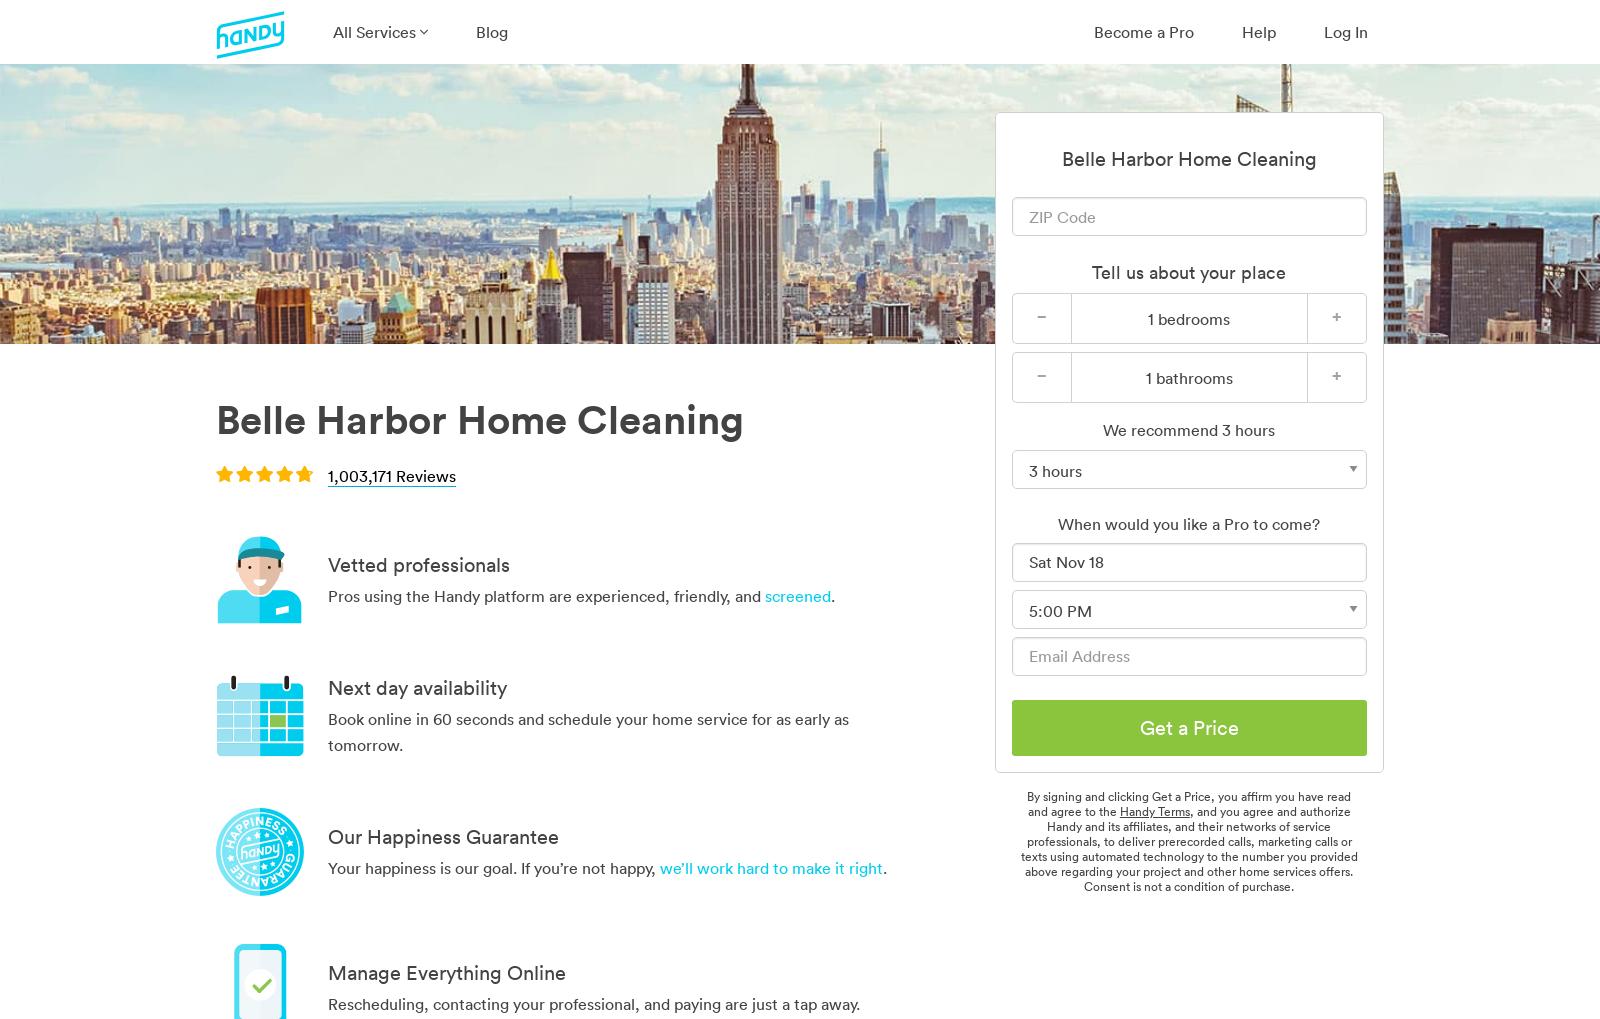 This screenshot has height=1019, width=1600. What do you see at coordinates (1258, 30) in the screenshot?
I see `'Help'` at bounding box center [1258, 30].